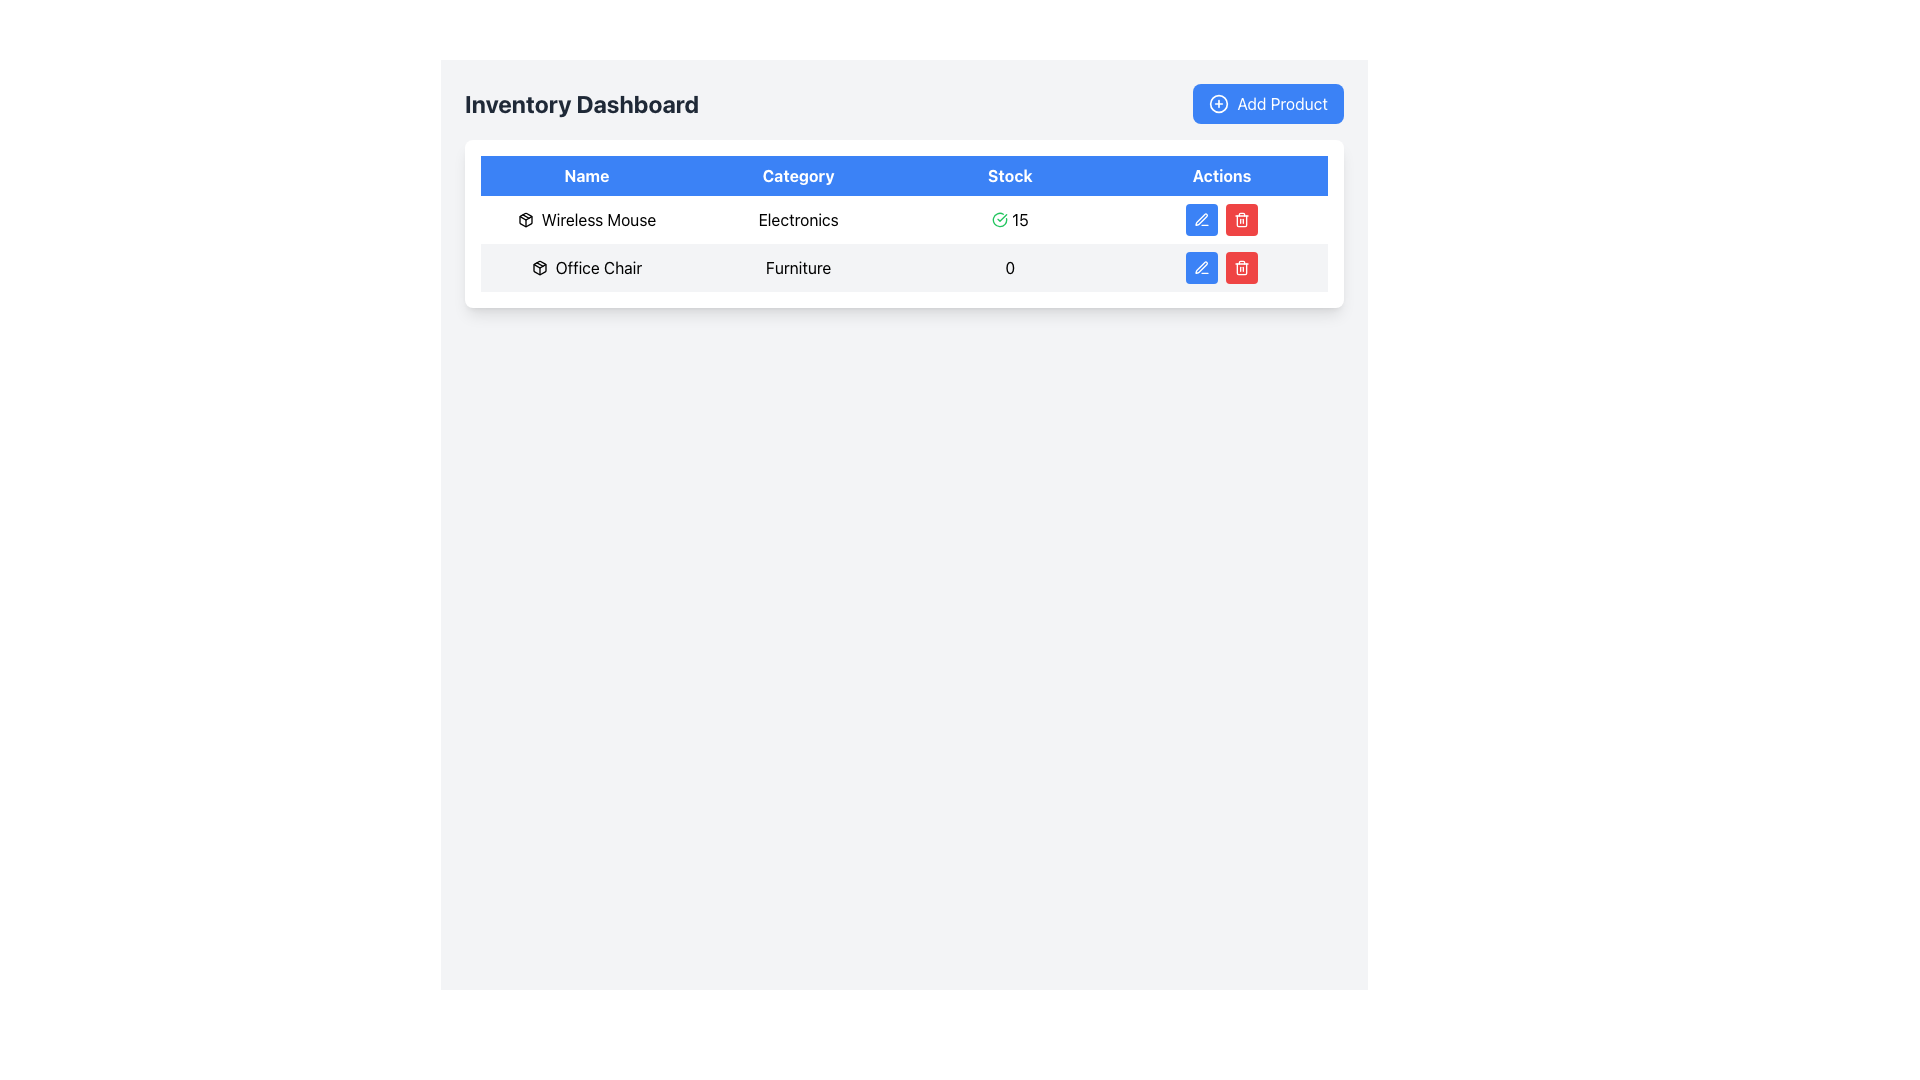 Image resolution: width=1920 pixels, height=1080 pixels. Describe the element at coordinates (581, 104) in the screenshot. I see `the header text element indicating the inventory dashboard, which is located towards the upper-left corner of the interface and is horizontally aligned with the 'Add Product' button` at that location.